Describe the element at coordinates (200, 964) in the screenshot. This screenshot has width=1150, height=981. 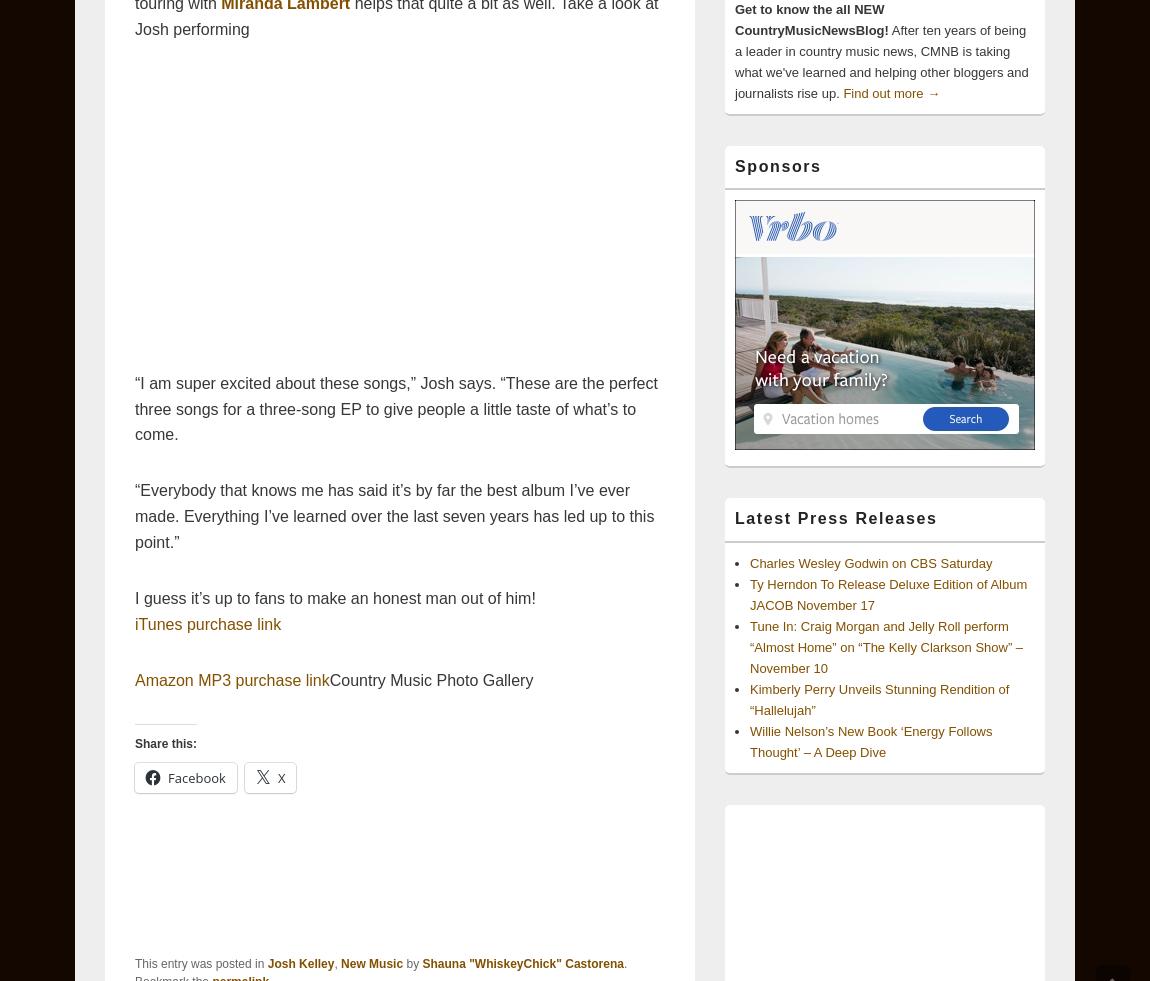
I see `'This entry was posted in'` at that location.